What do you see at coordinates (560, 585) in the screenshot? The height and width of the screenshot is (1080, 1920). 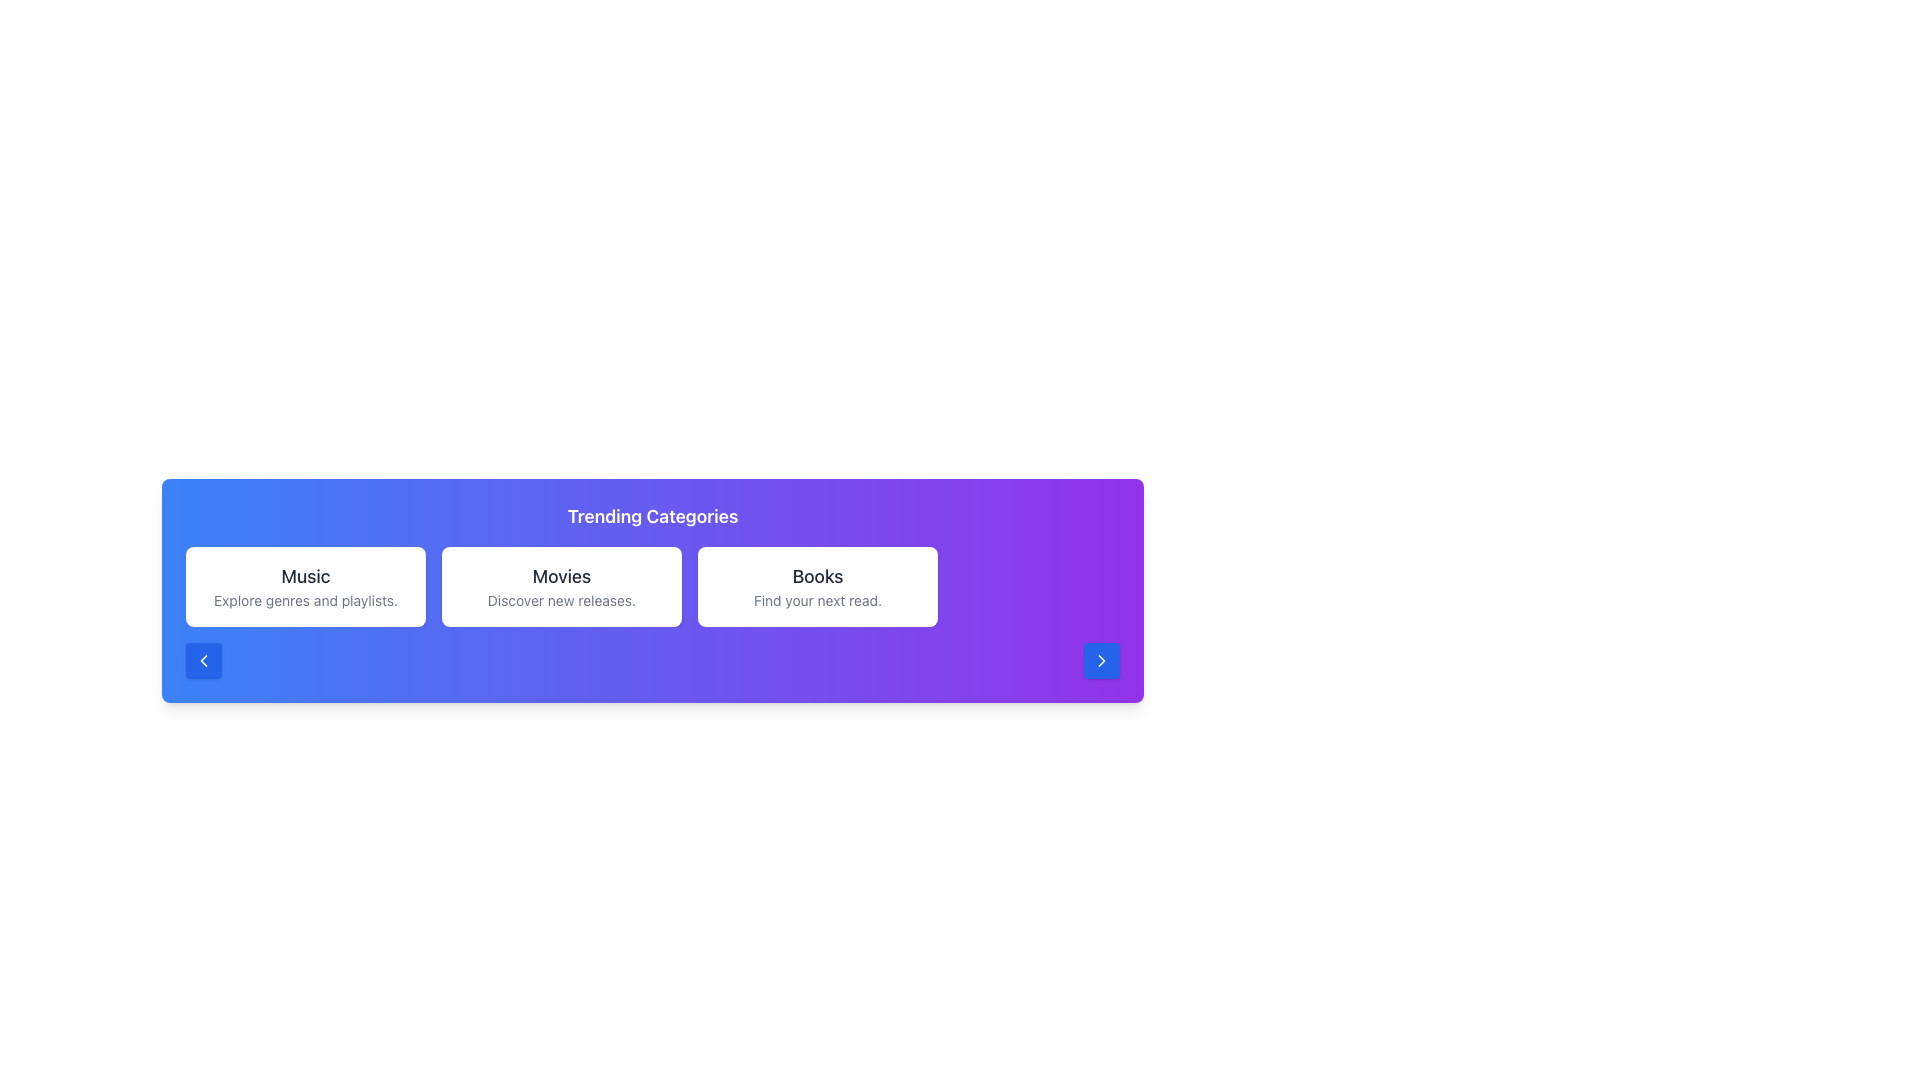 I see `the second card in the 'Trending Categories' section, which provides information about movies and serves as a button for further actions` at bounding box center [560, 585].